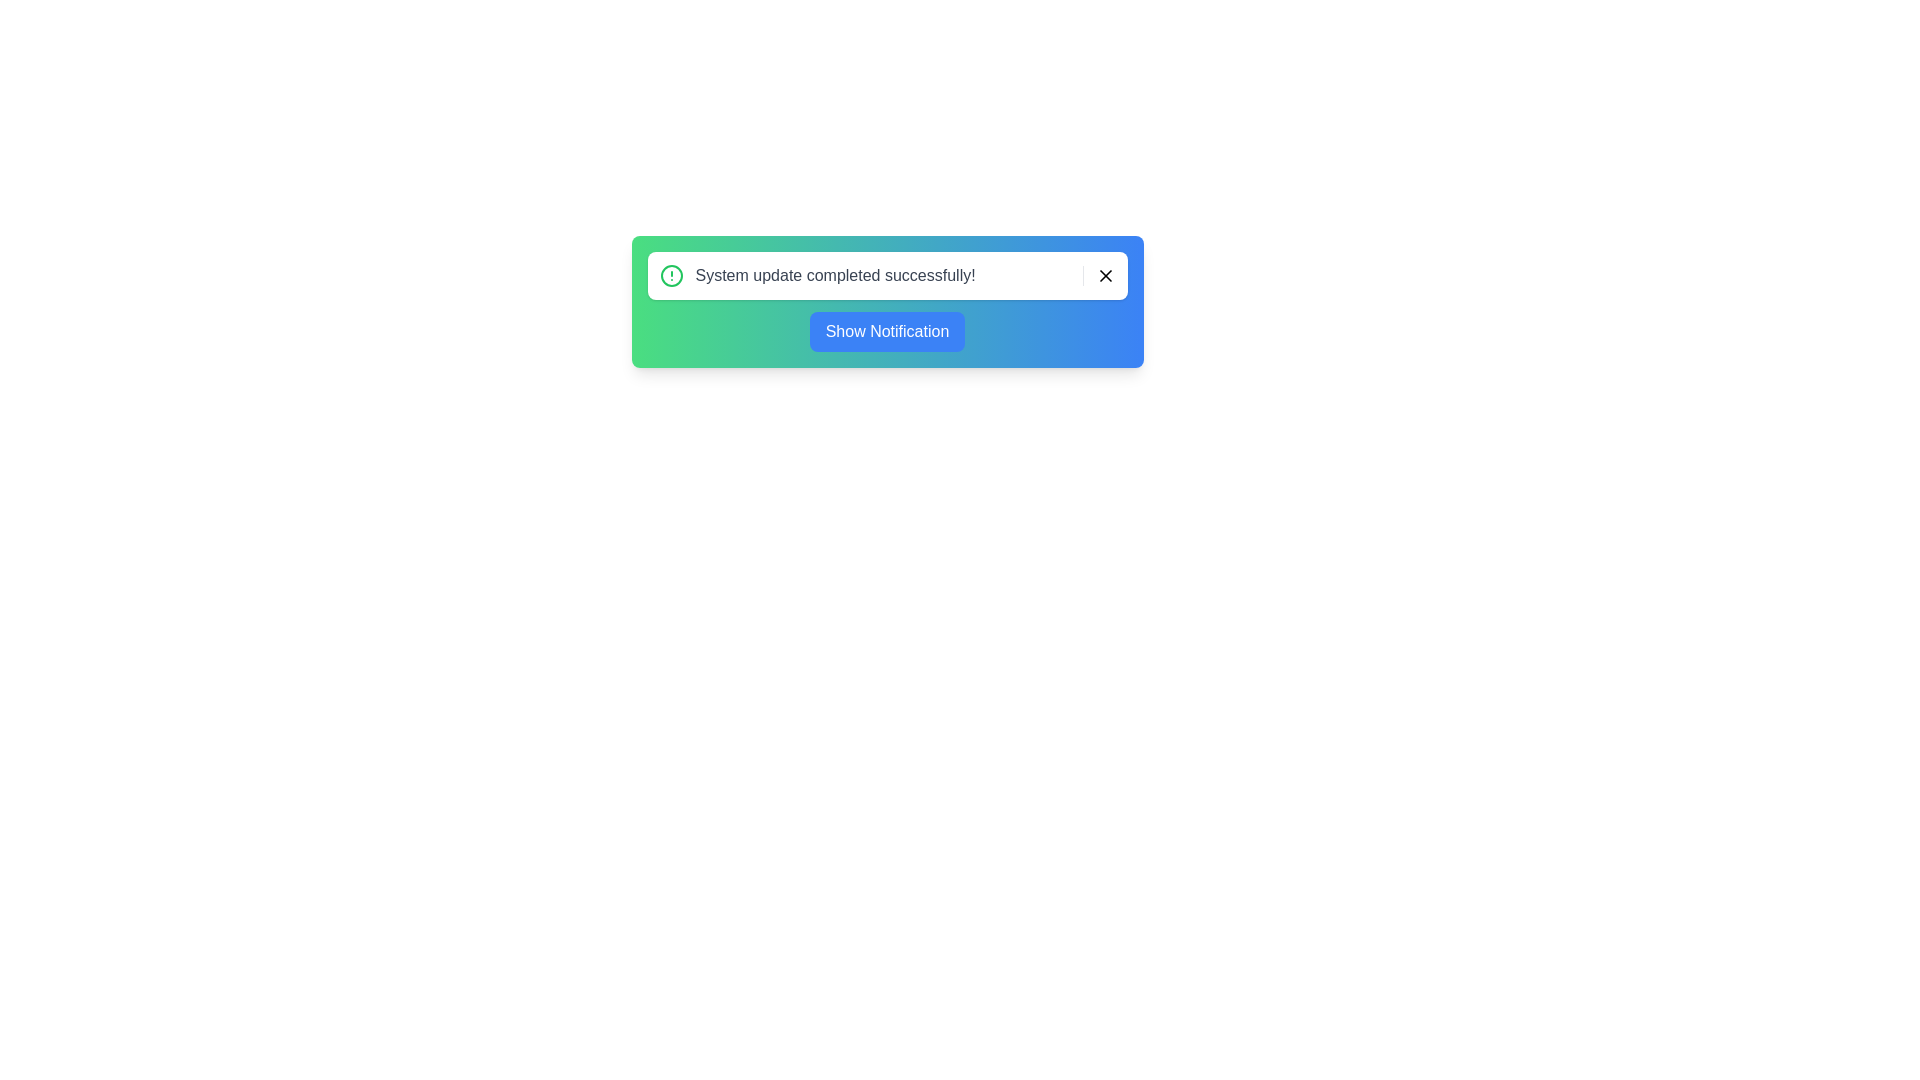  I want to click on the small square button with an X icon located at the end of the notification message that says 'System update completed successfully!', so click(1098, 276).